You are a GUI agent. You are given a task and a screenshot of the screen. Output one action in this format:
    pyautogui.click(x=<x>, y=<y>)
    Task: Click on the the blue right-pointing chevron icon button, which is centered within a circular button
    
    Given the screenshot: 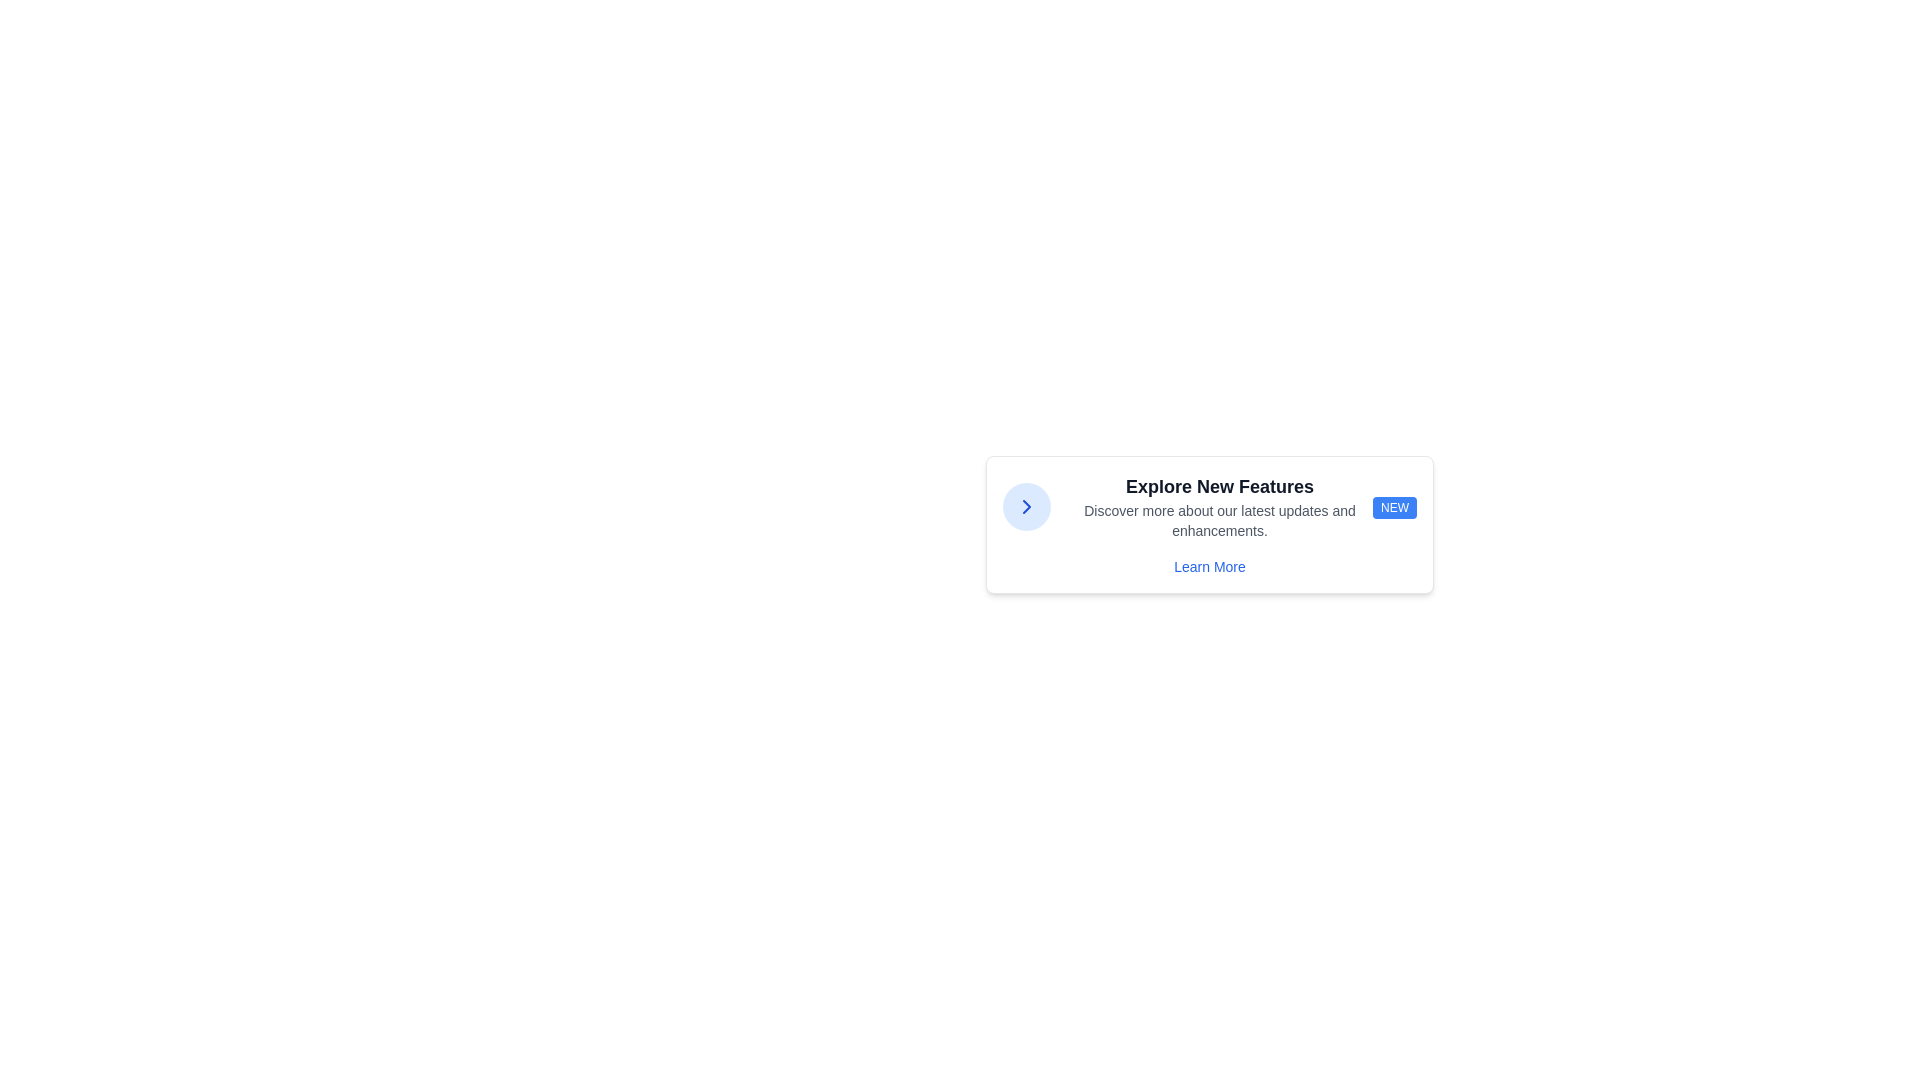 What is the action you would take?
    pyautogui.click(x=1027, y=505)
    